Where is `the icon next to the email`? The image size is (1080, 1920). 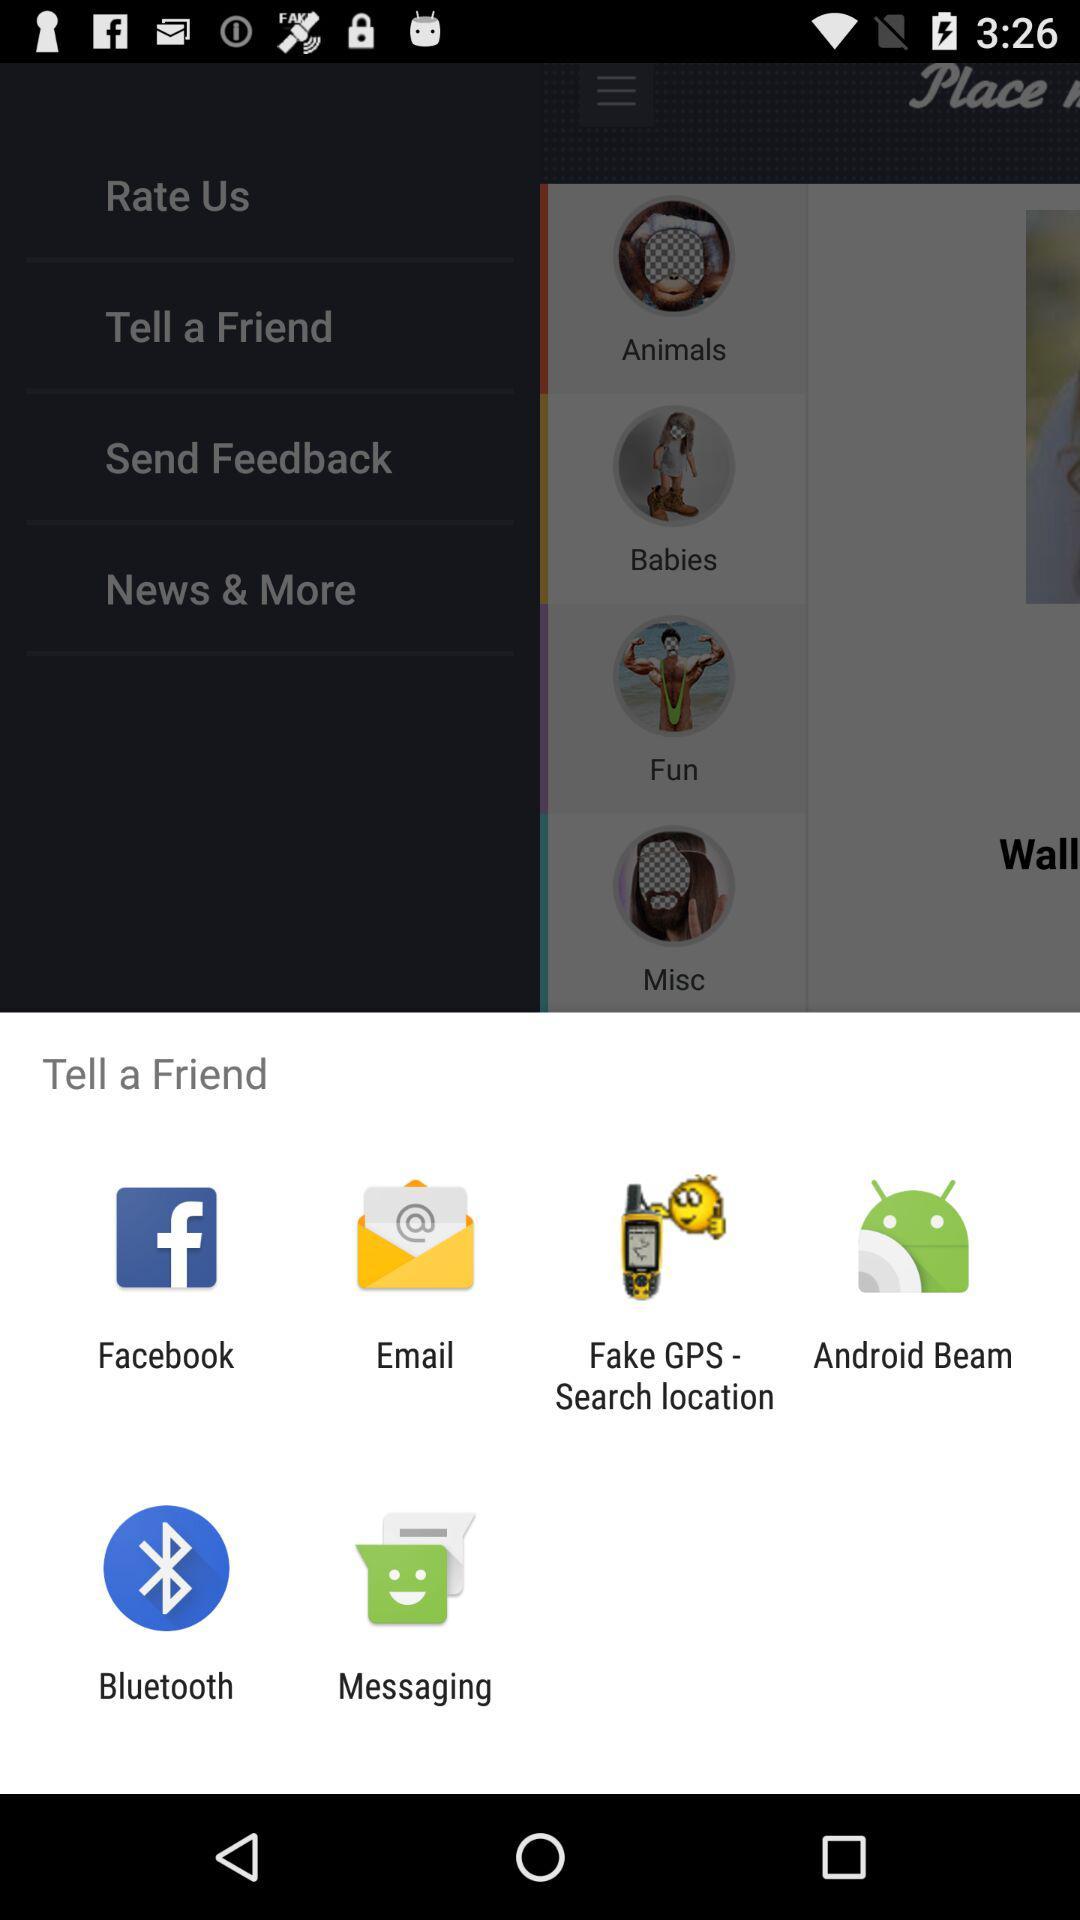
the icon next to the email is located at coordinates (664, 1374).